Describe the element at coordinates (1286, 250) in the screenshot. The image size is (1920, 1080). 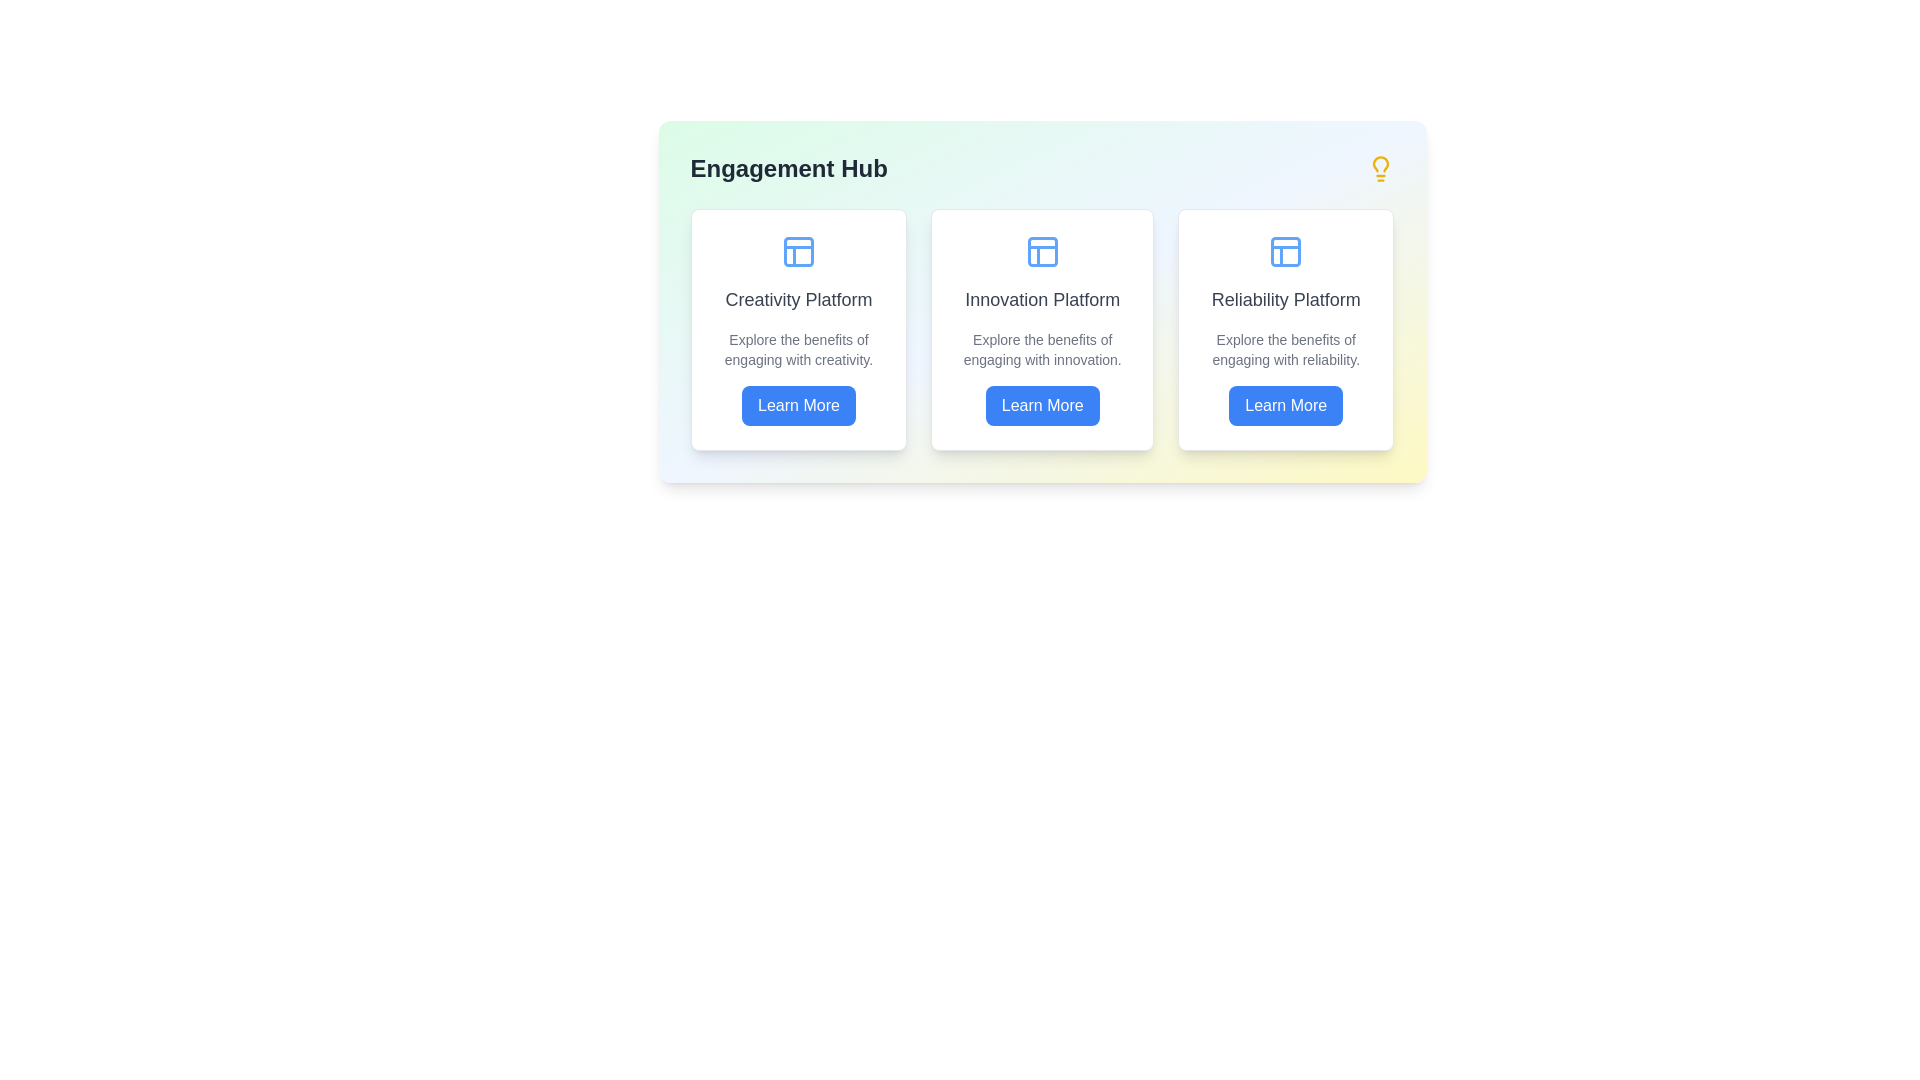
I see `the graphical representation within the 'Reliability Platform' icon located in the third card of the 'Engagement Hub' panel` at that location.